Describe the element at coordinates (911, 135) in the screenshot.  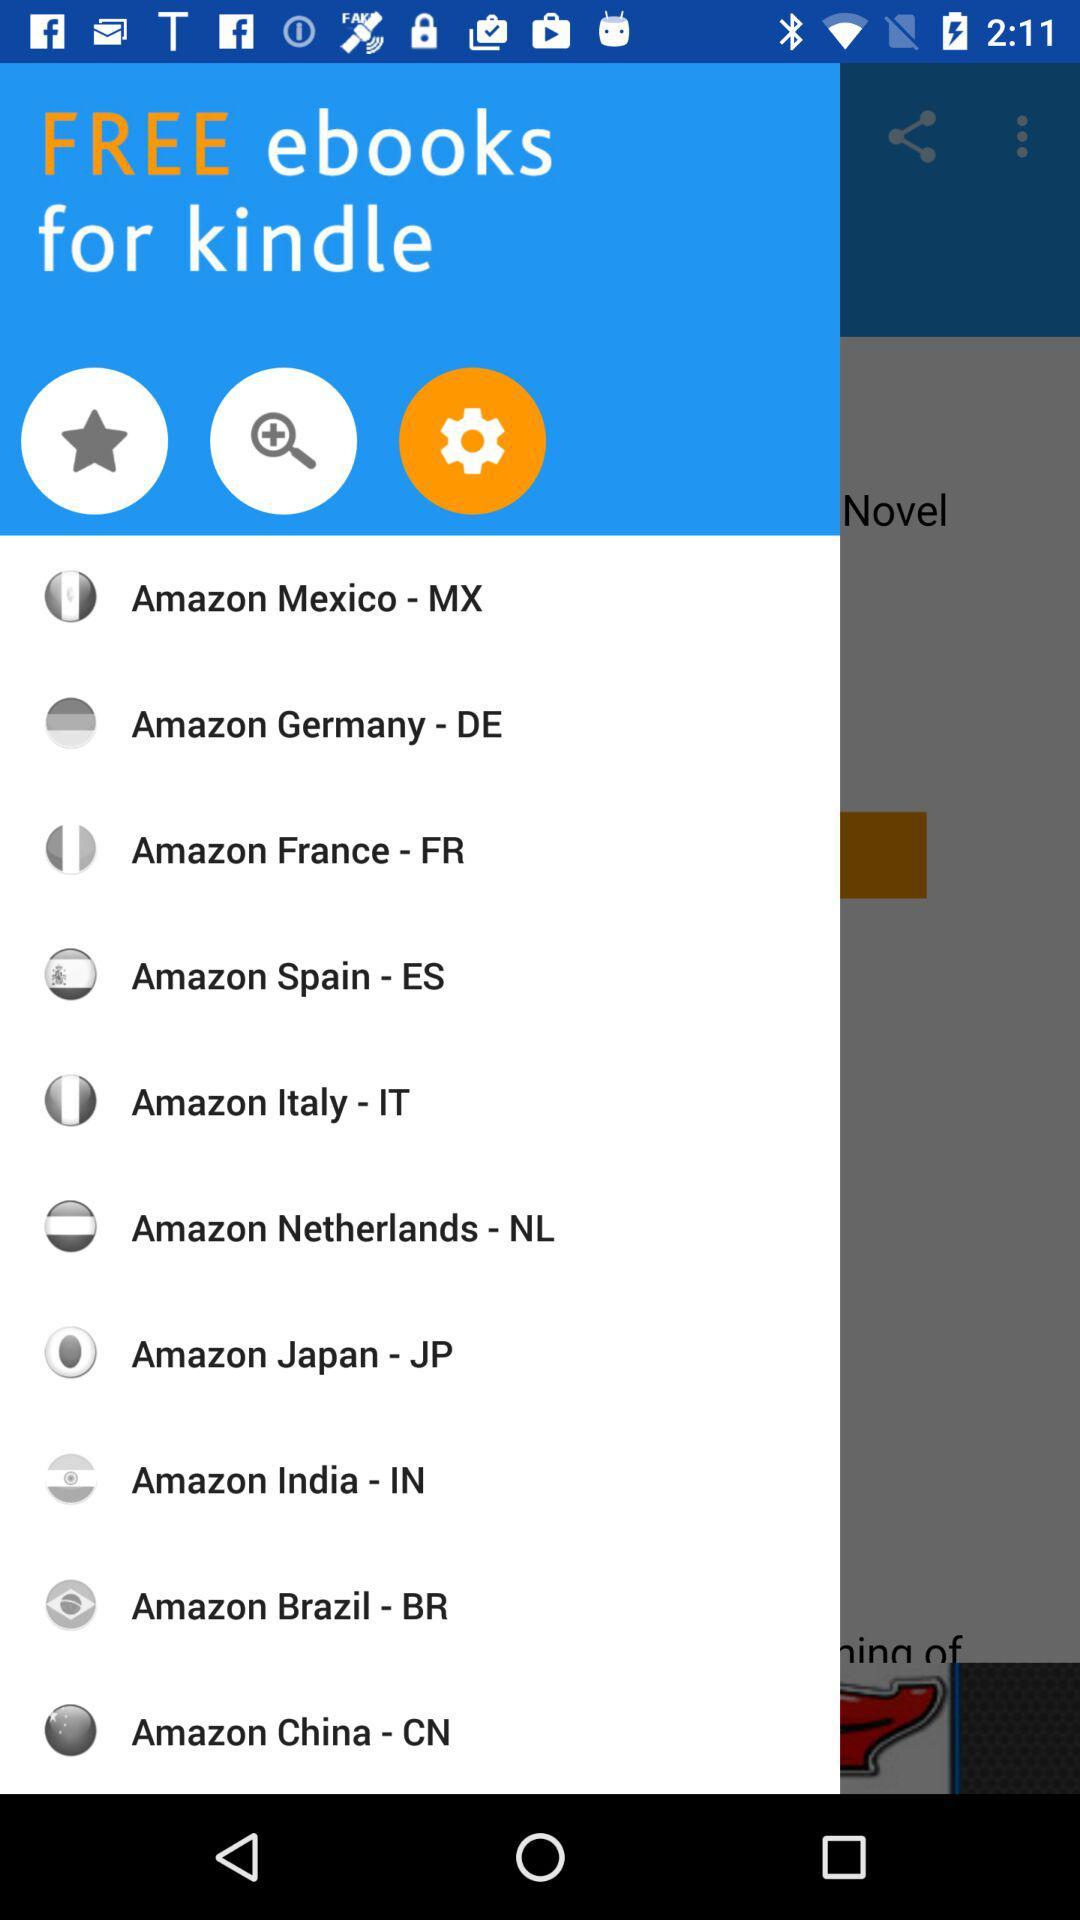
I see `the share icon` at that location.